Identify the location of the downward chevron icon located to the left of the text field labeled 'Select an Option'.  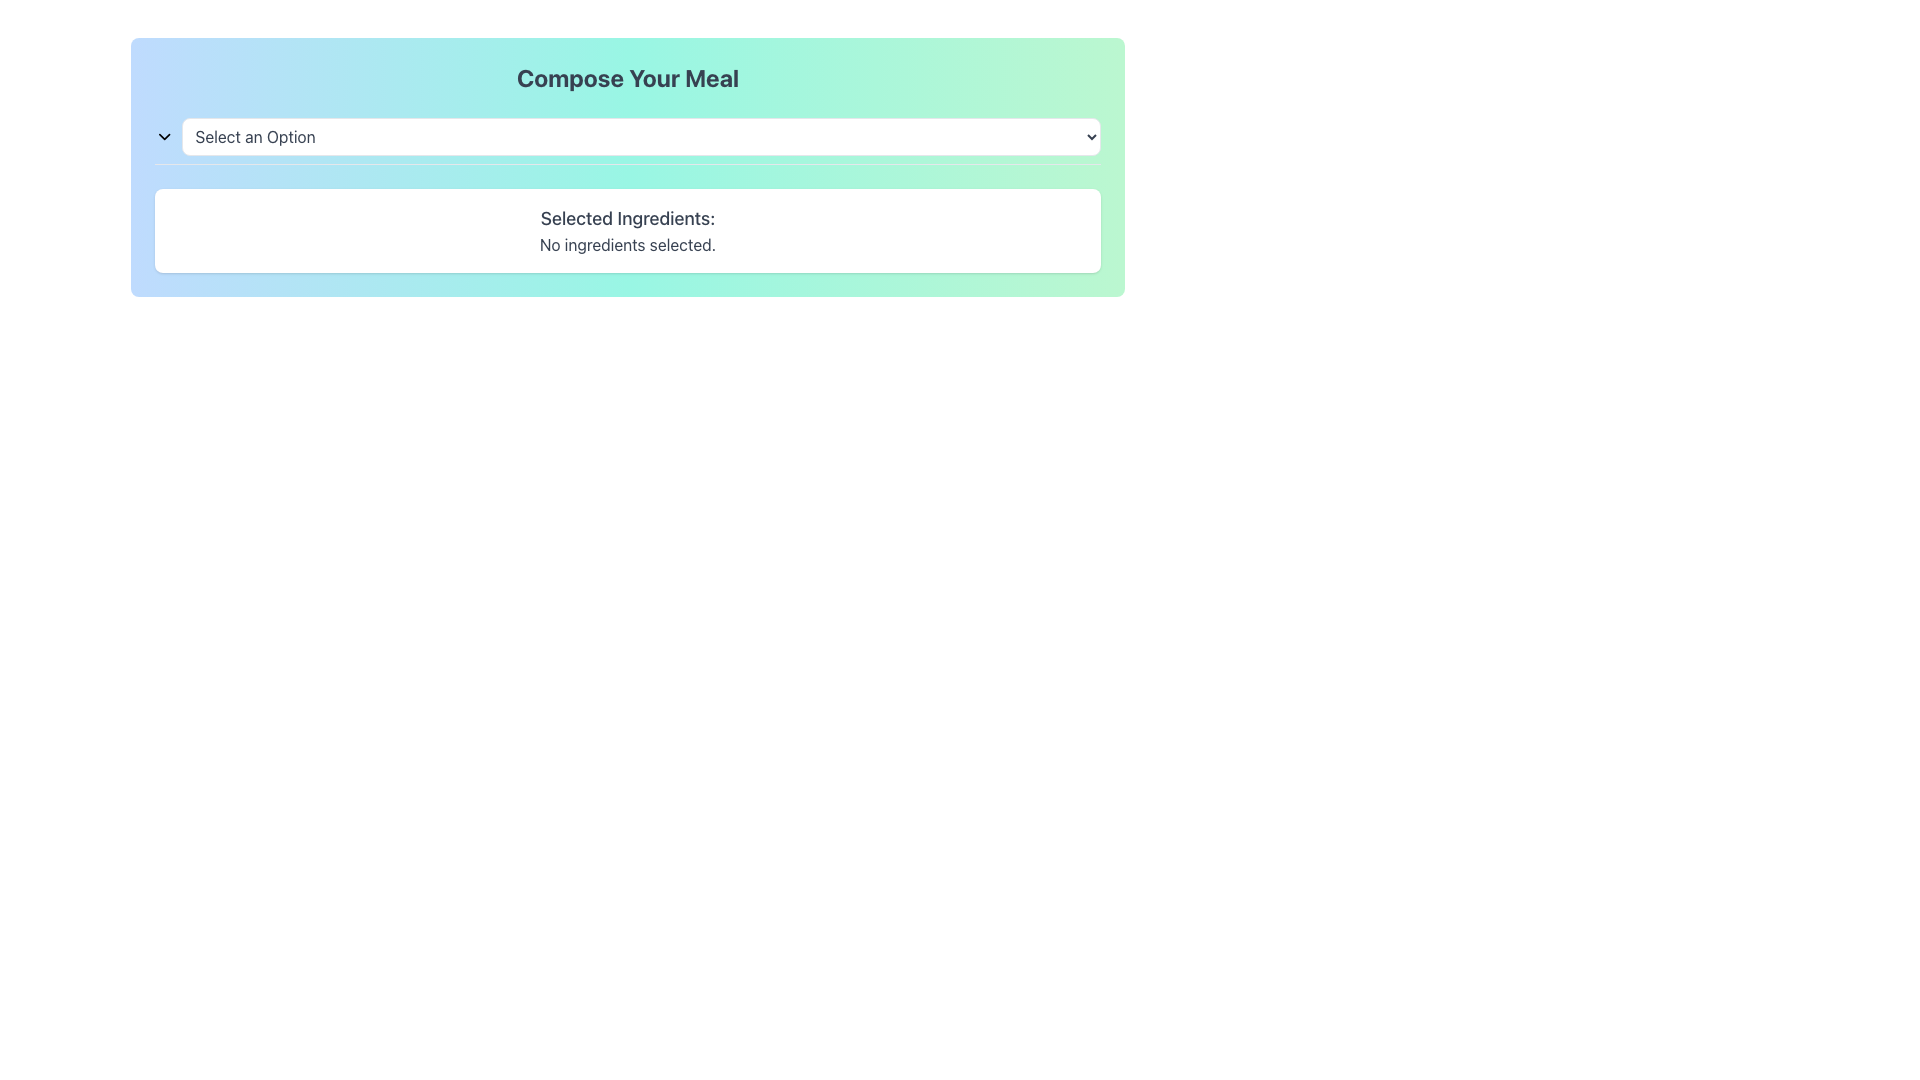
(164, 136).